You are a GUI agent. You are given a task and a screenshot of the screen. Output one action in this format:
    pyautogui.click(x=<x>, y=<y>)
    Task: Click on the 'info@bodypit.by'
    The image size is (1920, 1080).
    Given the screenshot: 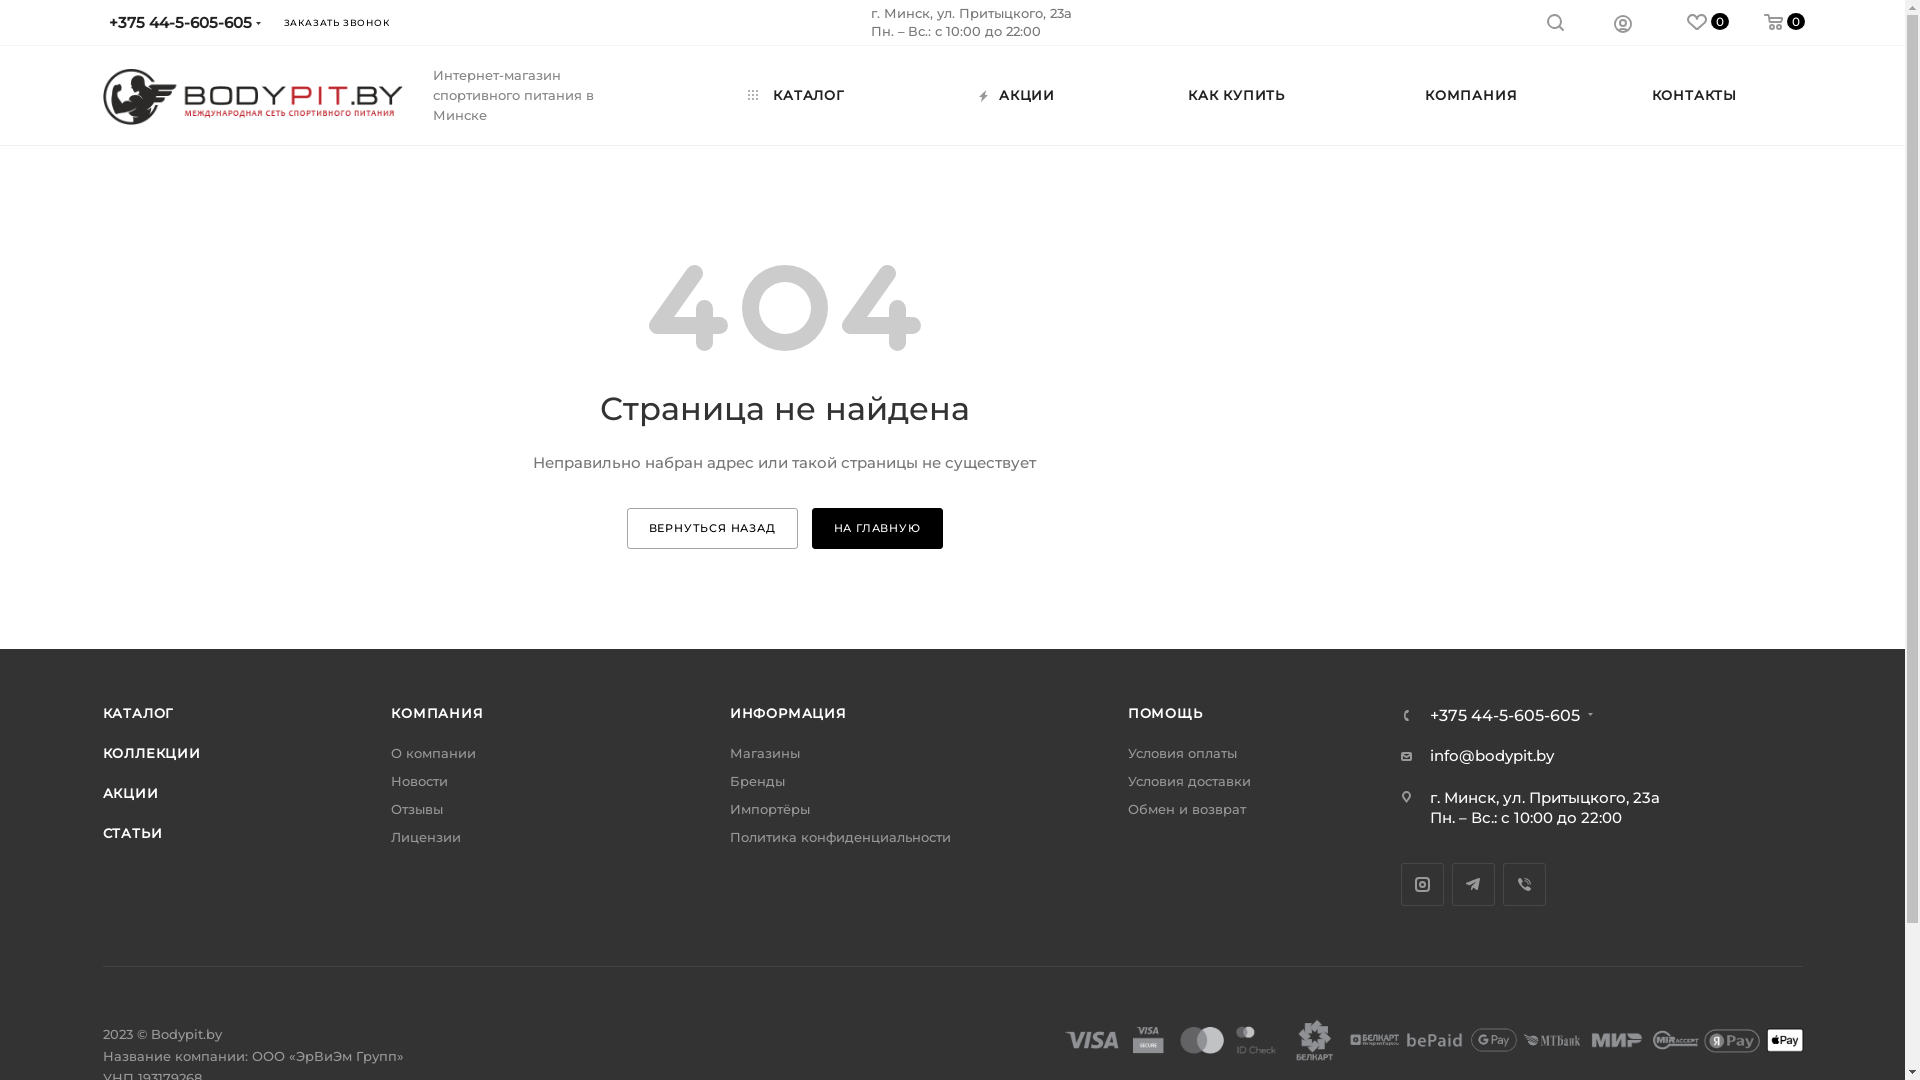 What is the action you would take?
    pyautogui.click(x=1492, y=755)
    